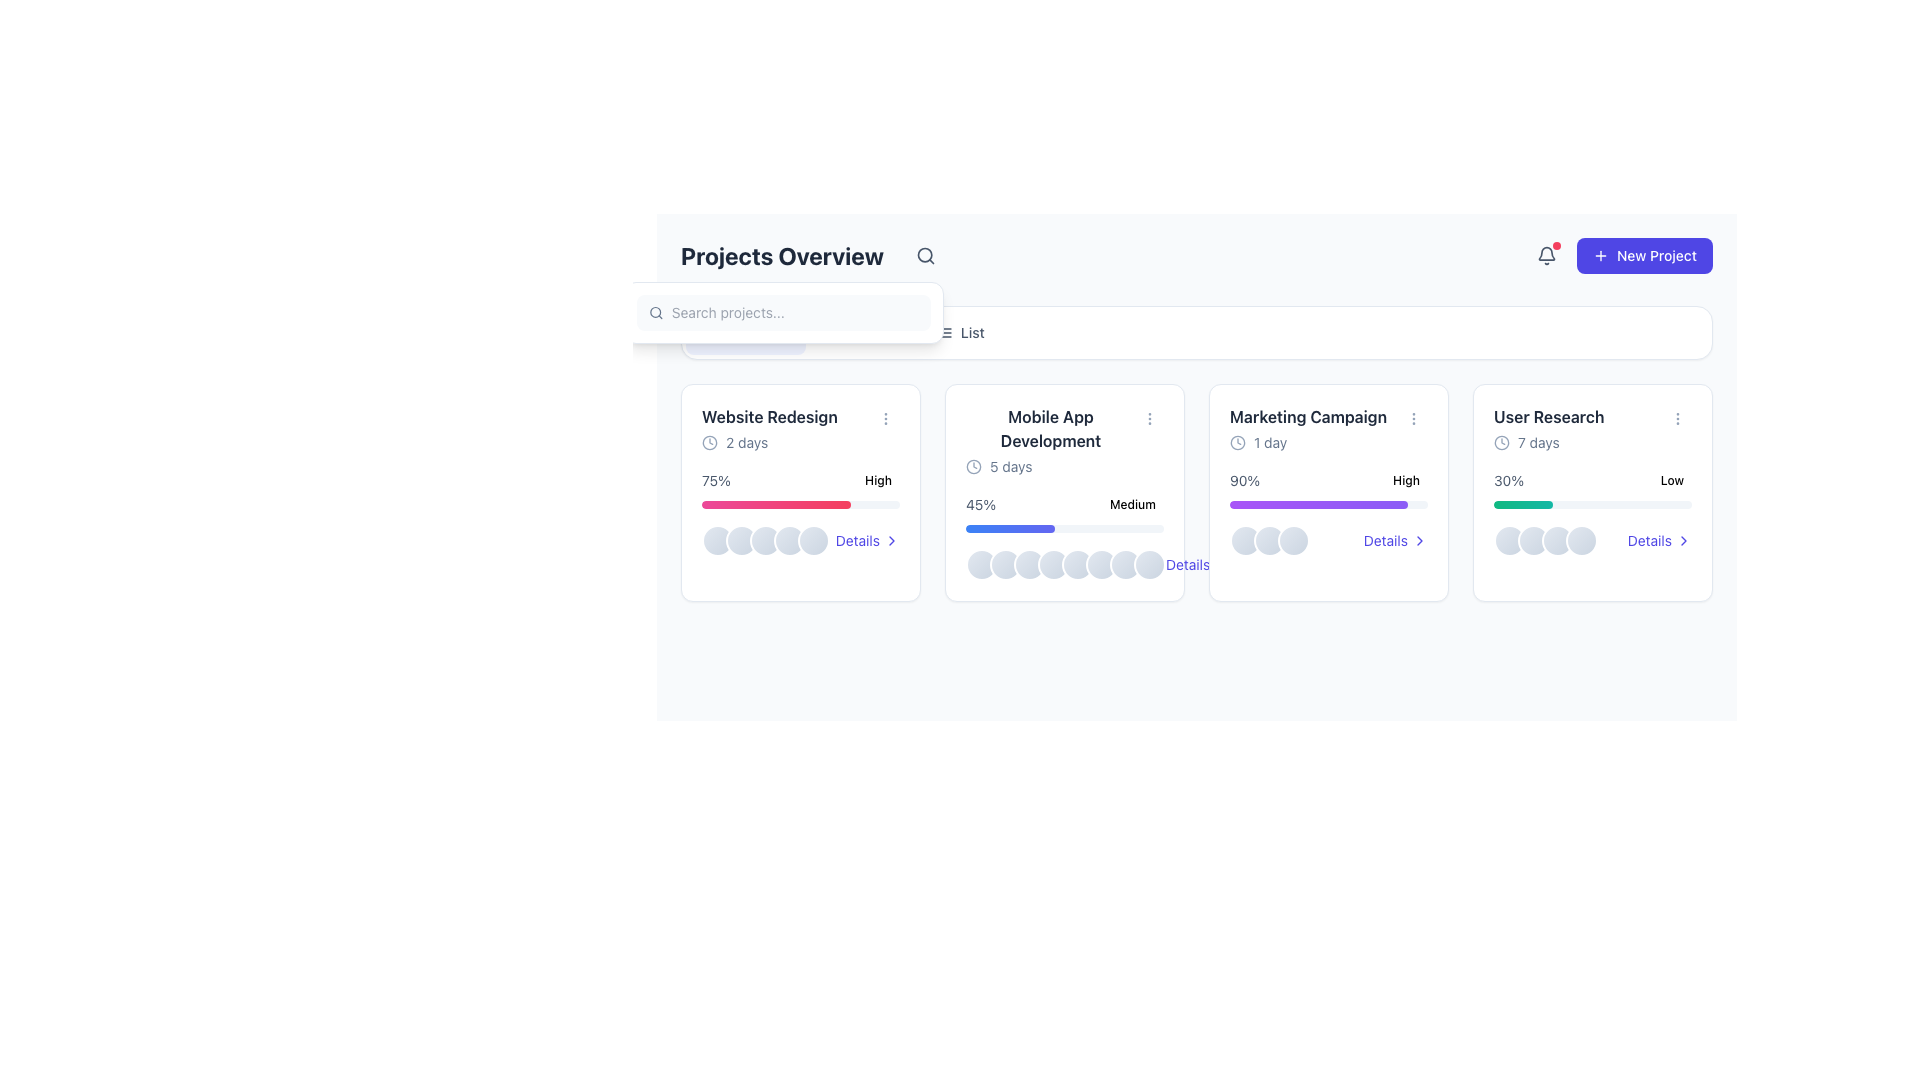 This screenshot has height=1080, width=1920. Describe the element at coordinates (1329, 493) in the screenshot. I see `the progress bar of the marketing campaign project card located in the dashboard view` at that location.